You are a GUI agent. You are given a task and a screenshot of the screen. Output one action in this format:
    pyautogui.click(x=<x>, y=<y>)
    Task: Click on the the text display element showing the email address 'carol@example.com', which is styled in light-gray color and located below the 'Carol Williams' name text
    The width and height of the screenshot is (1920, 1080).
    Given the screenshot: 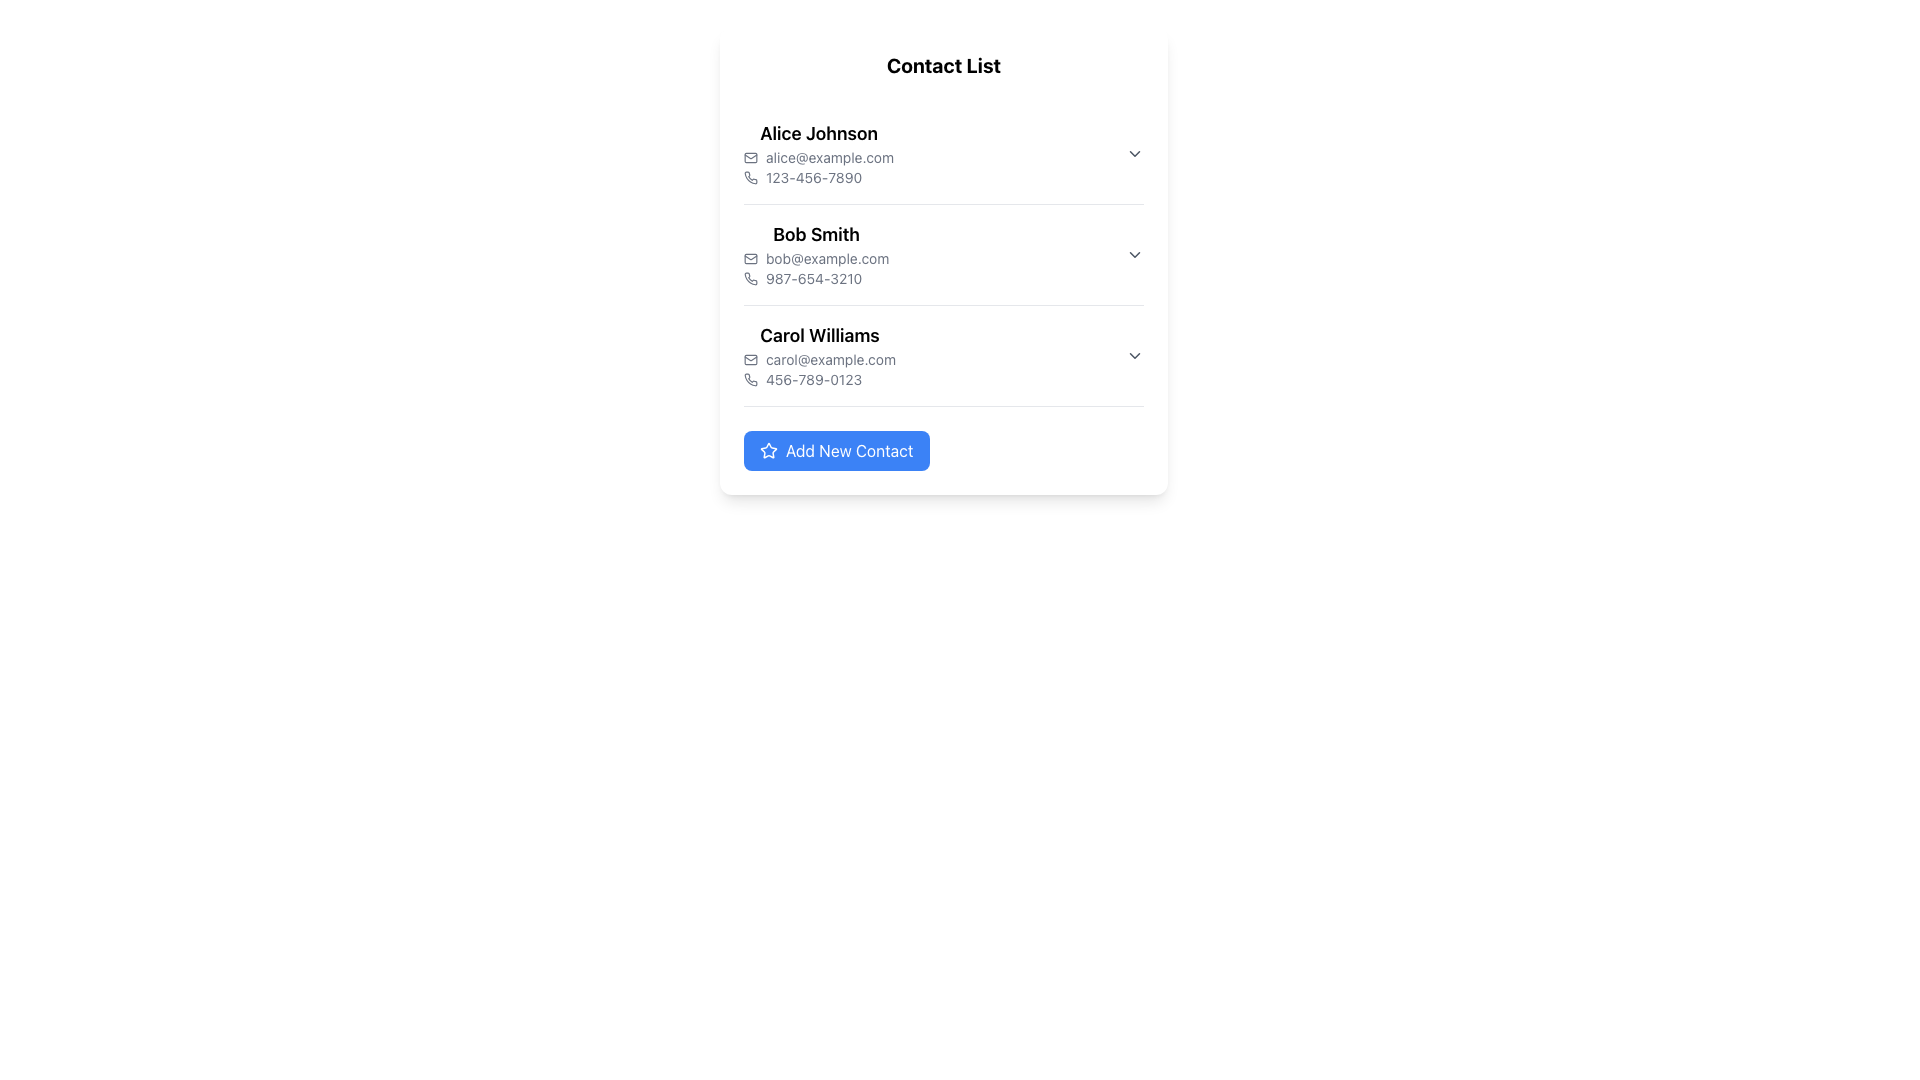 What is the action you would take?
    pyautogui.click(x=820, y=358)
    